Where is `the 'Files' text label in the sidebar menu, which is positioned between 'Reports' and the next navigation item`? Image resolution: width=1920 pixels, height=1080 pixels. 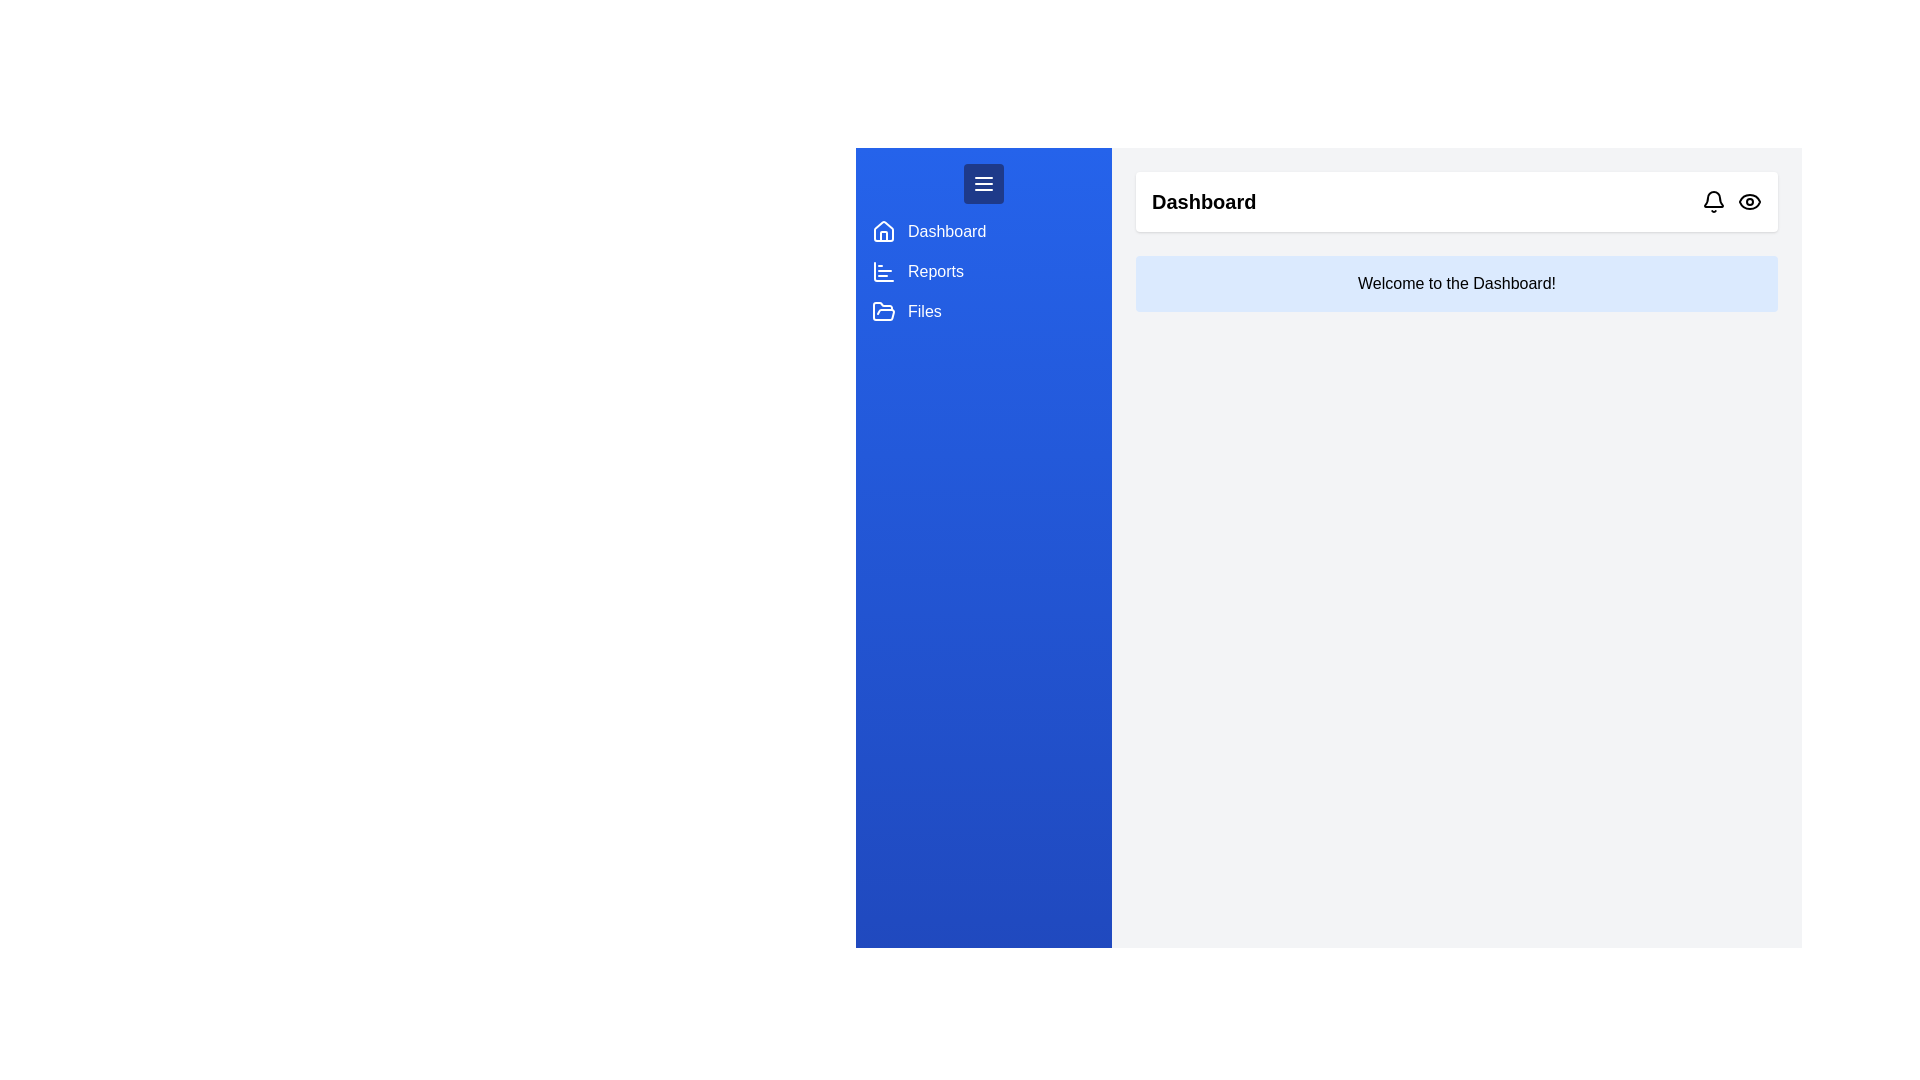 the 'Files' text label in the sidebar menu, which is positioned between 'Reports' and the next navigation item is located at coordinates (923, 312).